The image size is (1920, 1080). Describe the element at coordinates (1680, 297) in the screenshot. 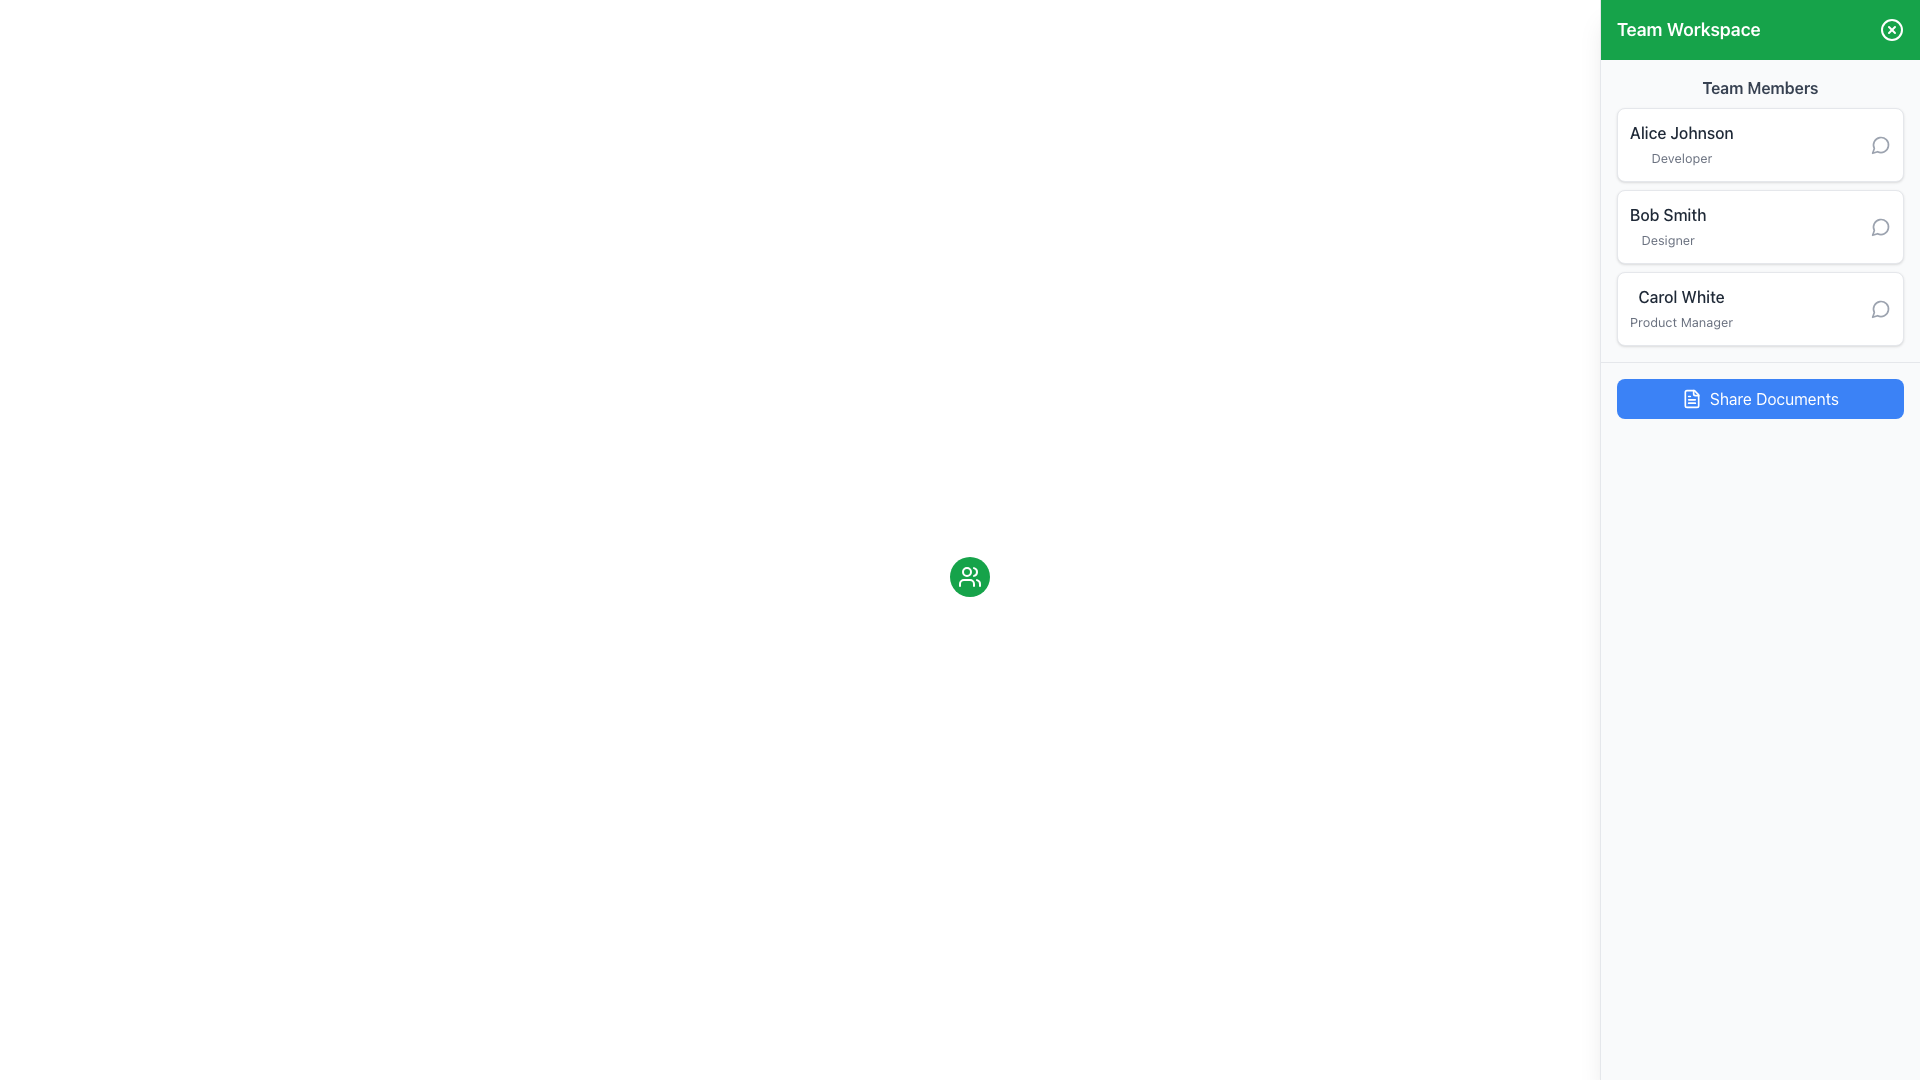

I see `the 'Carol White' text label located` at that location.